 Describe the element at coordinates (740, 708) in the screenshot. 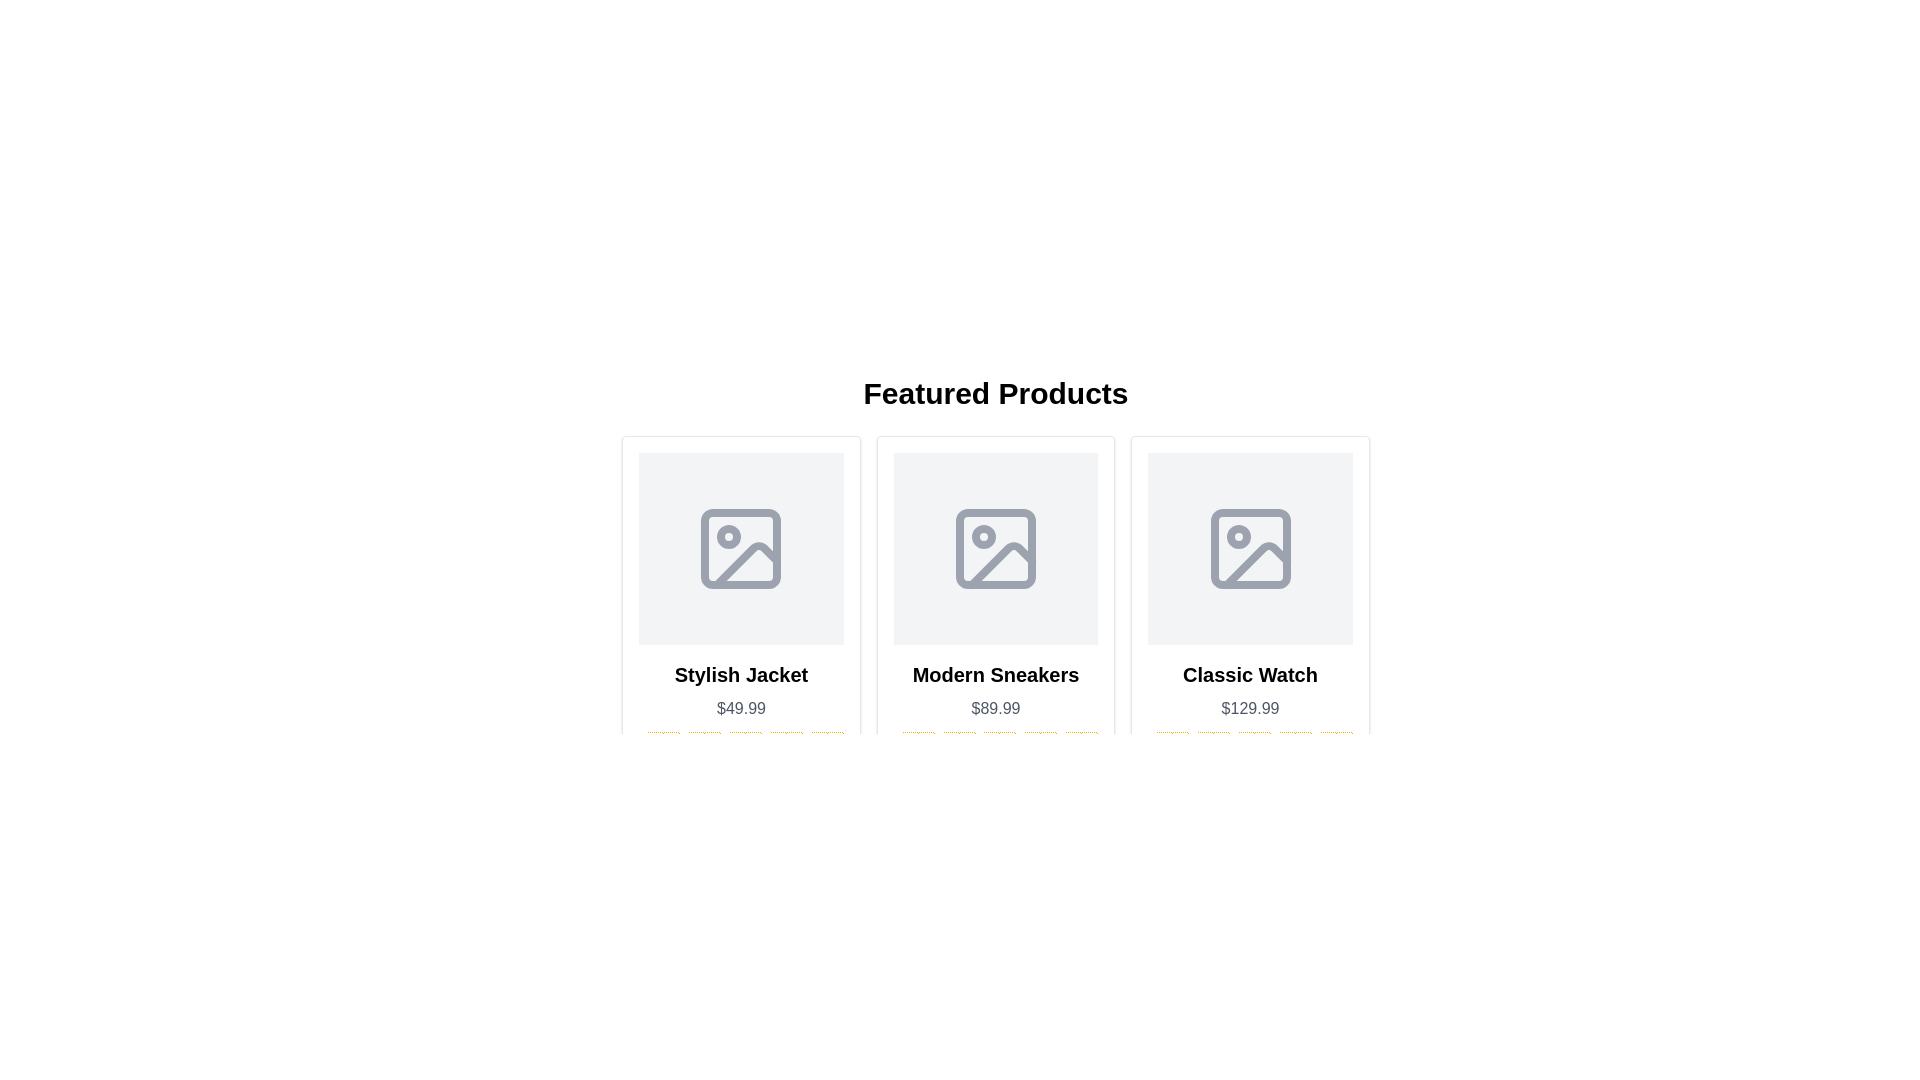

I see `the price text element for the 'Stylish Jacket', which is located directly beneath the heading and above the rating stars` at that location.